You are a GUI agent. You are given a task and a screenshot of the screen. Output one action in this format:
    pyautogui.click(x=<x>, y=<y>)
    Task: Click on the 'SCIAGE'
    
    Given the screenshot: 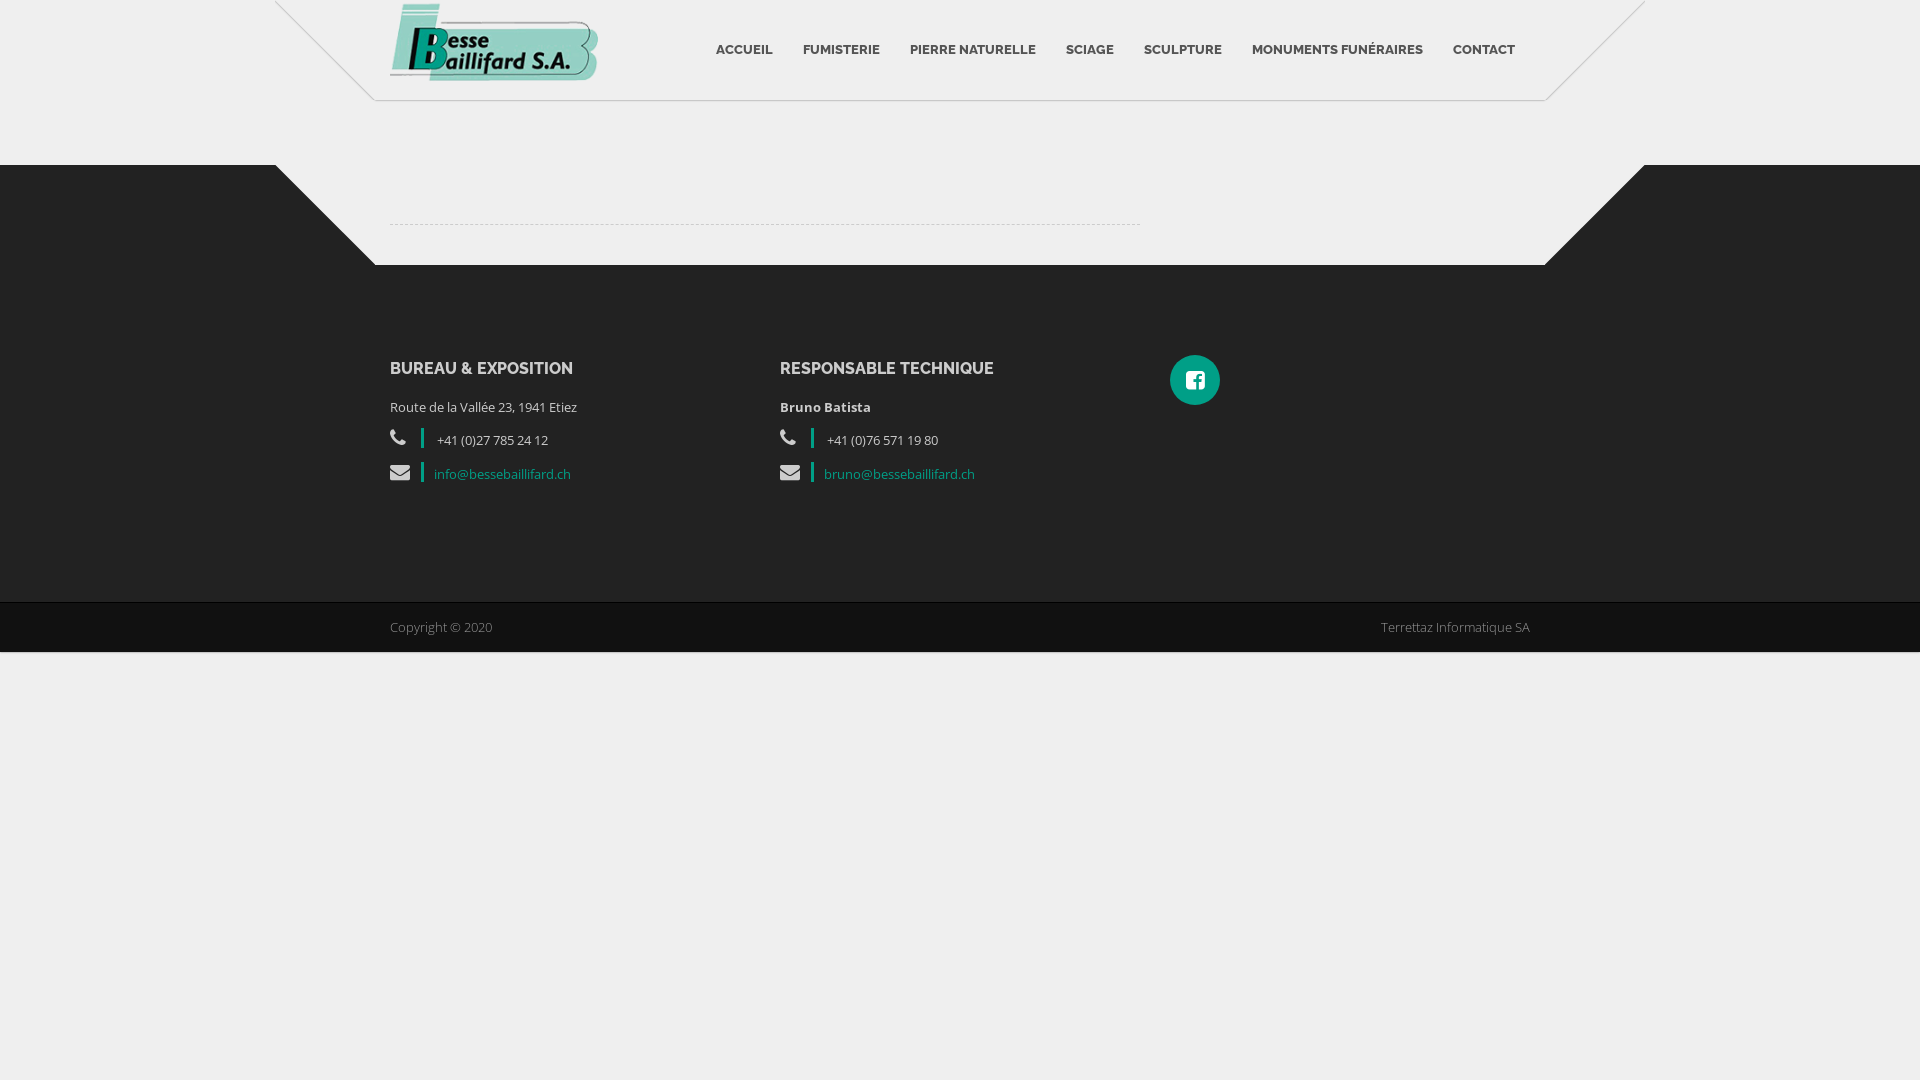 What is the action you would take?
    pyautogui.click(x=1088, y=49)
    